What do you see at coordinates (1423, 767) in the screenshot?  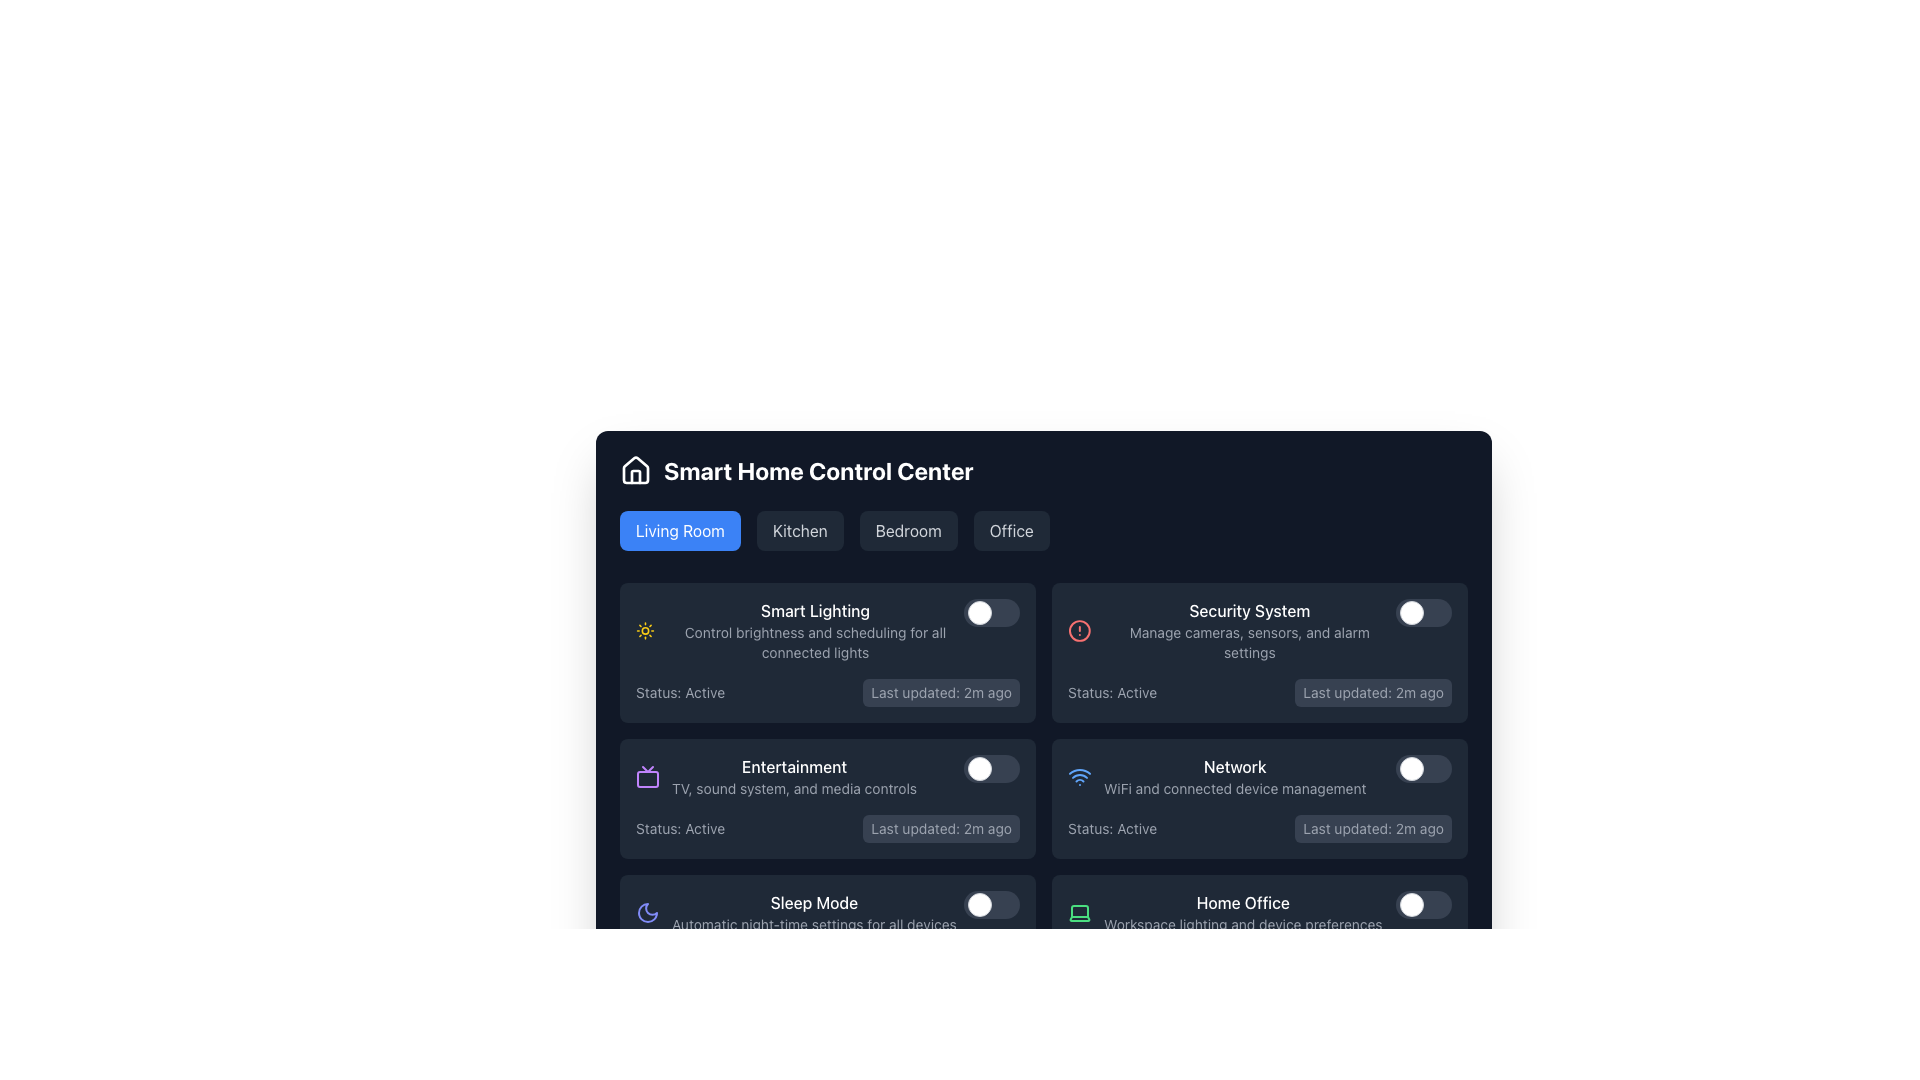 I see `the toggle switch used to enable or disable the 'Network' functionality in the smart home control system` at bounding box center [1423, 767].